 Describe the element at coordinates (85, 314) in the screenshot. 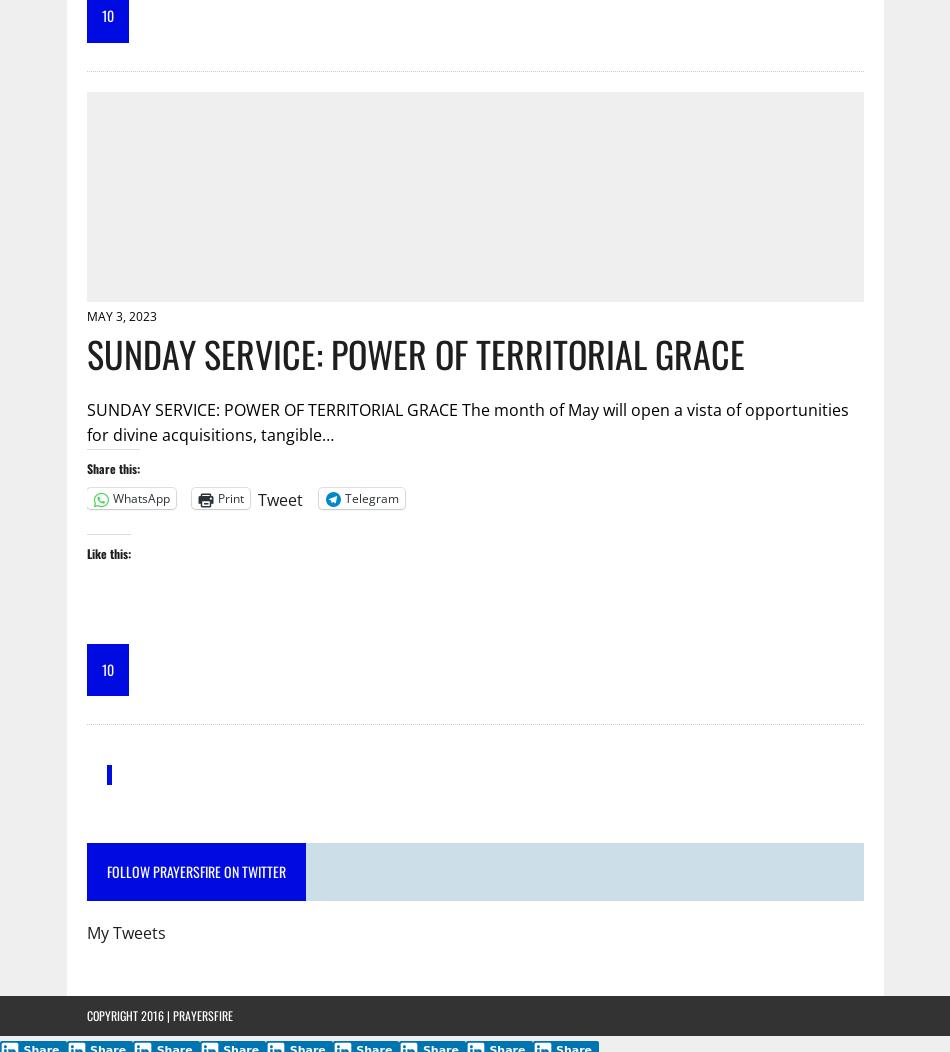

I see `'May 3, 2023'` at that location.